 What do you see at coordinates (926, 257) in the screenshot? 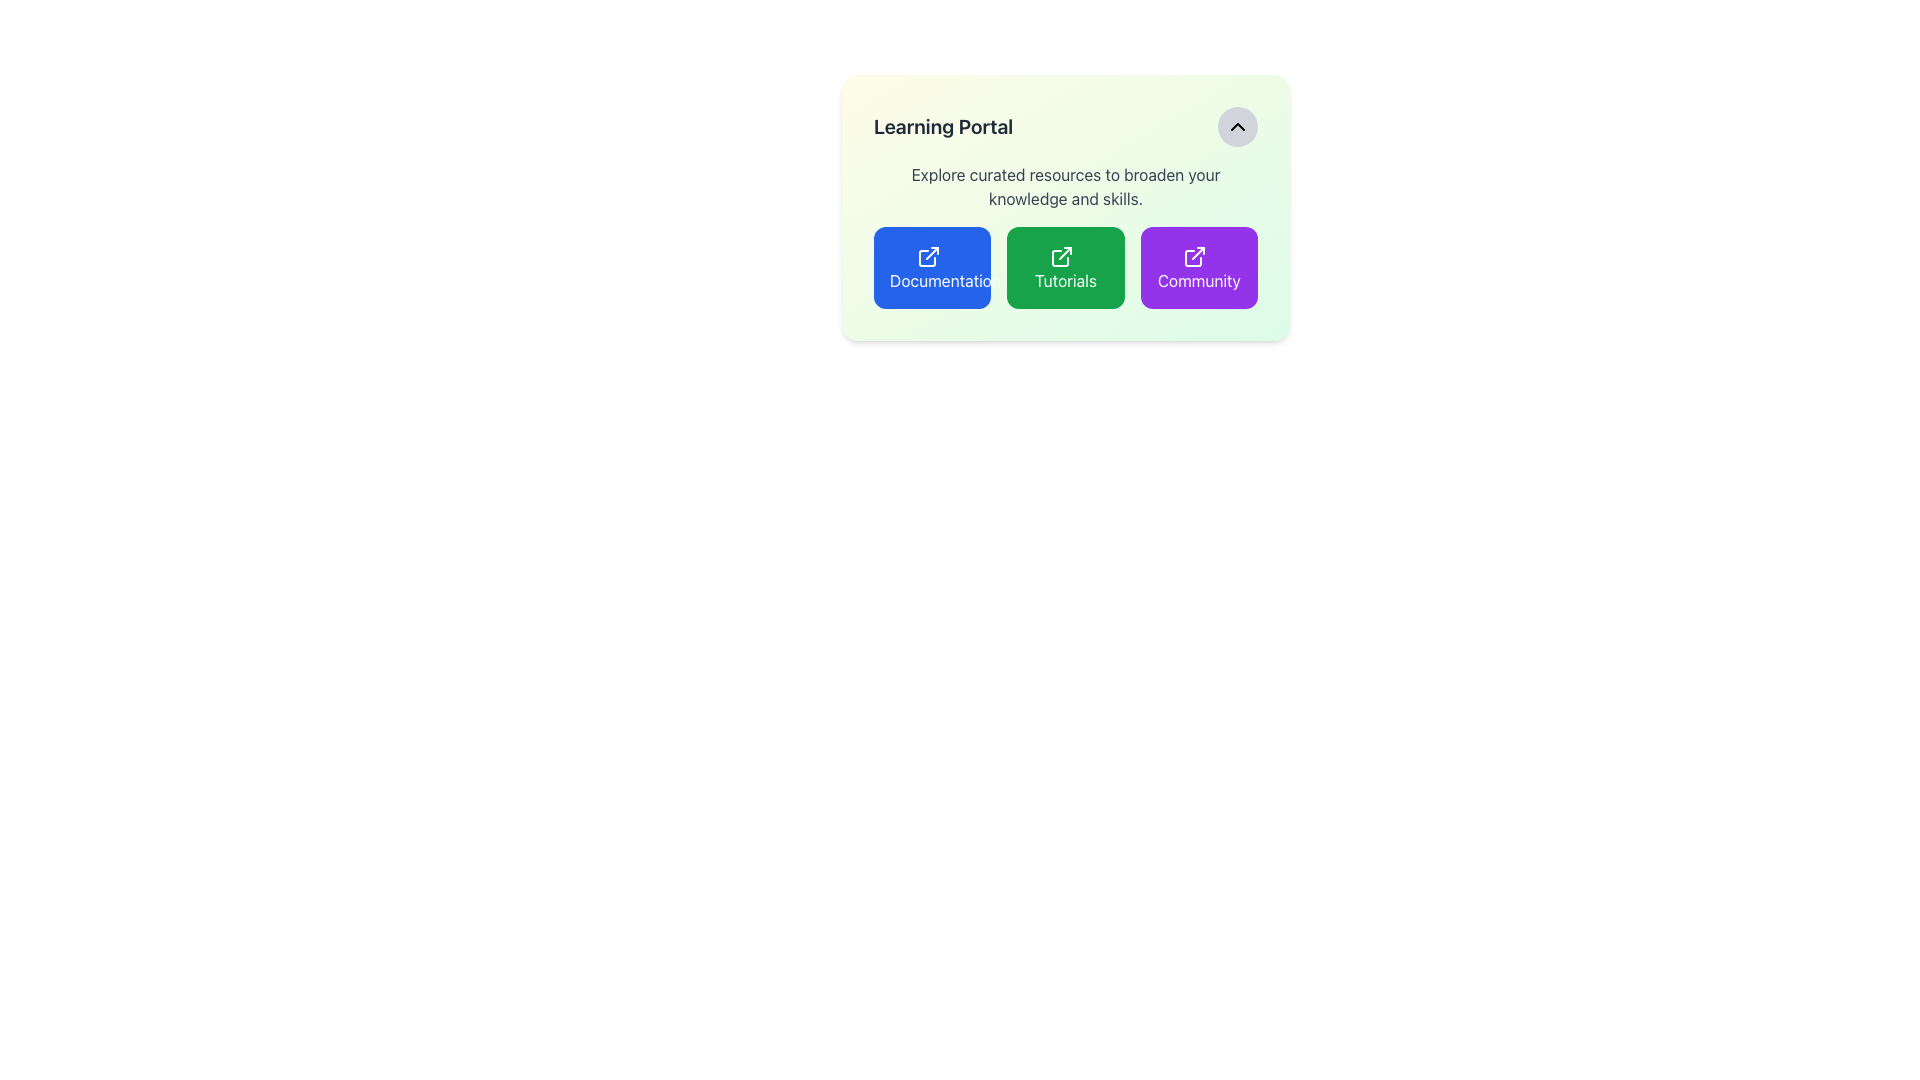
I see `the 'Documentation' button, which is the first button in a horizontal row under the 'Learning Portal' section` at bounding box center [926, 257].